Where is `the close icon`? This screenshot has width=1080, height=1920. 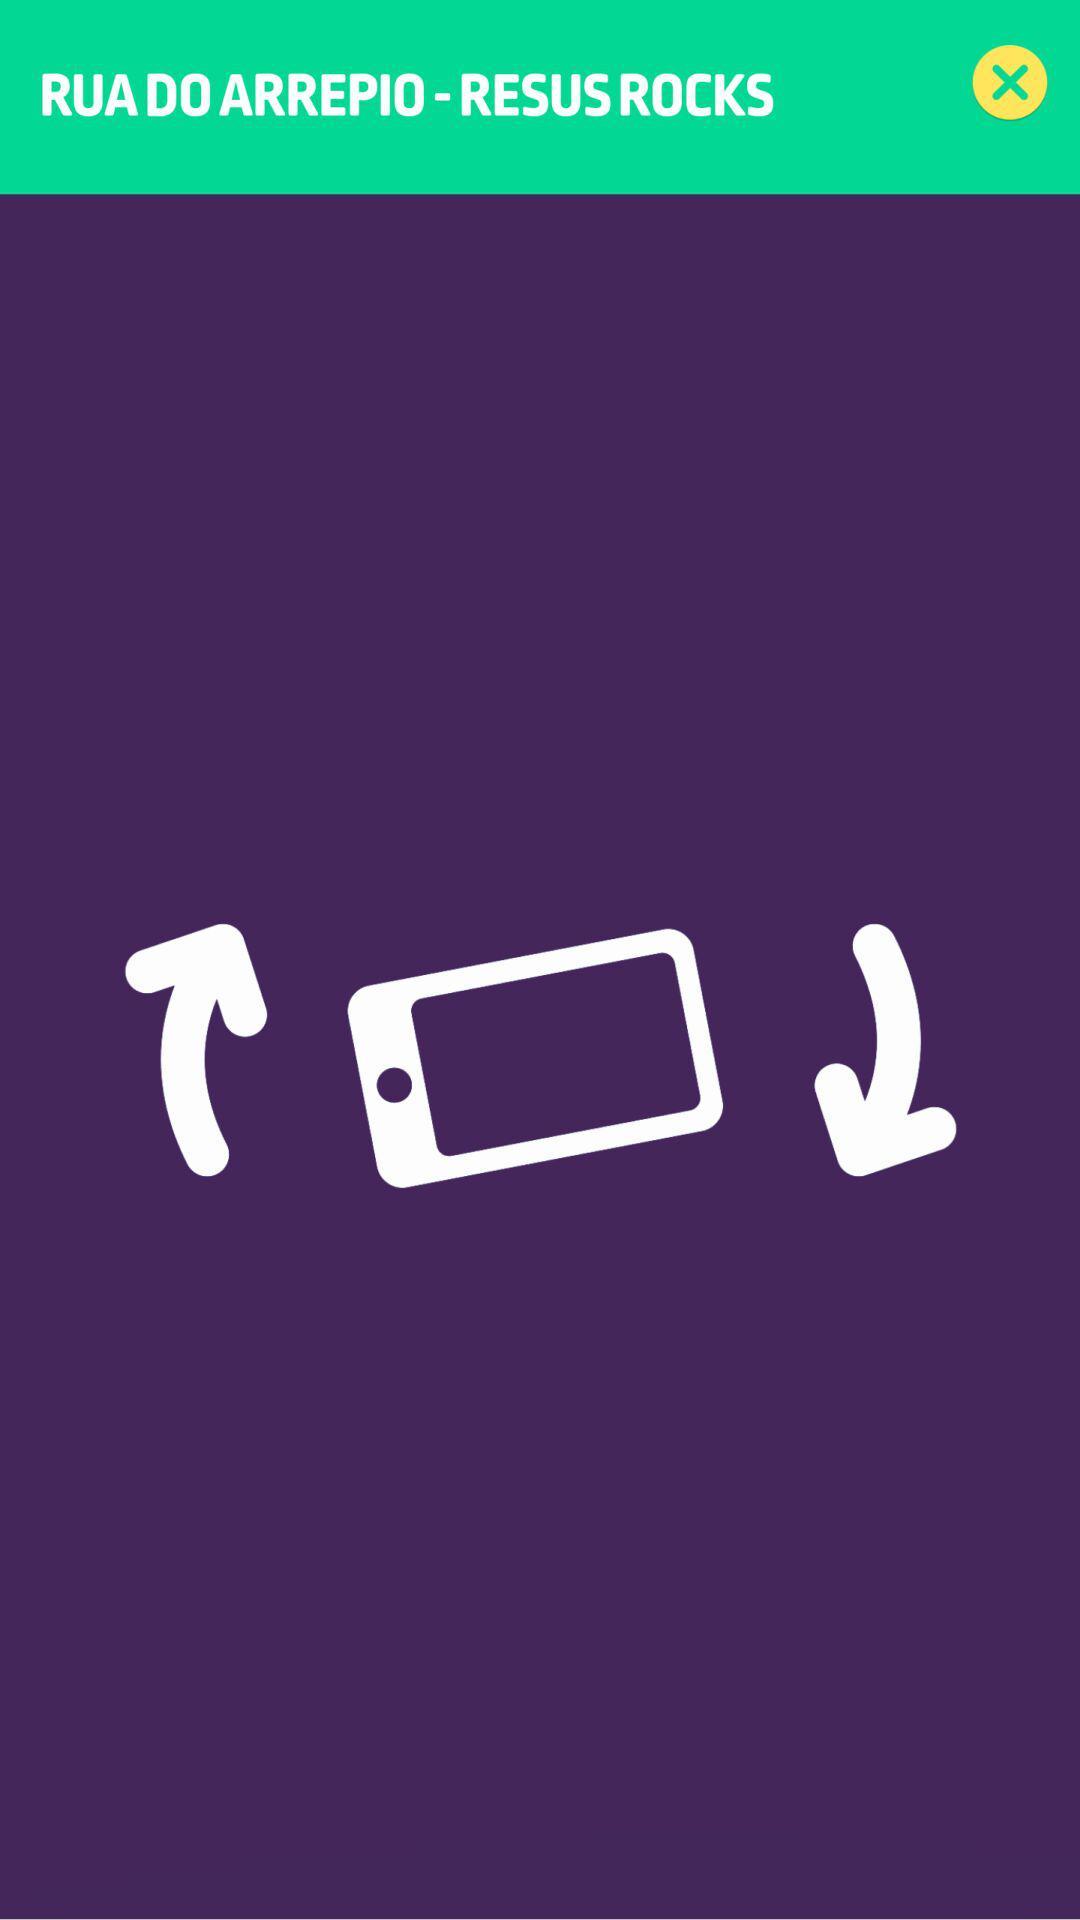
the close icon is located at coordinates (1009, 82).